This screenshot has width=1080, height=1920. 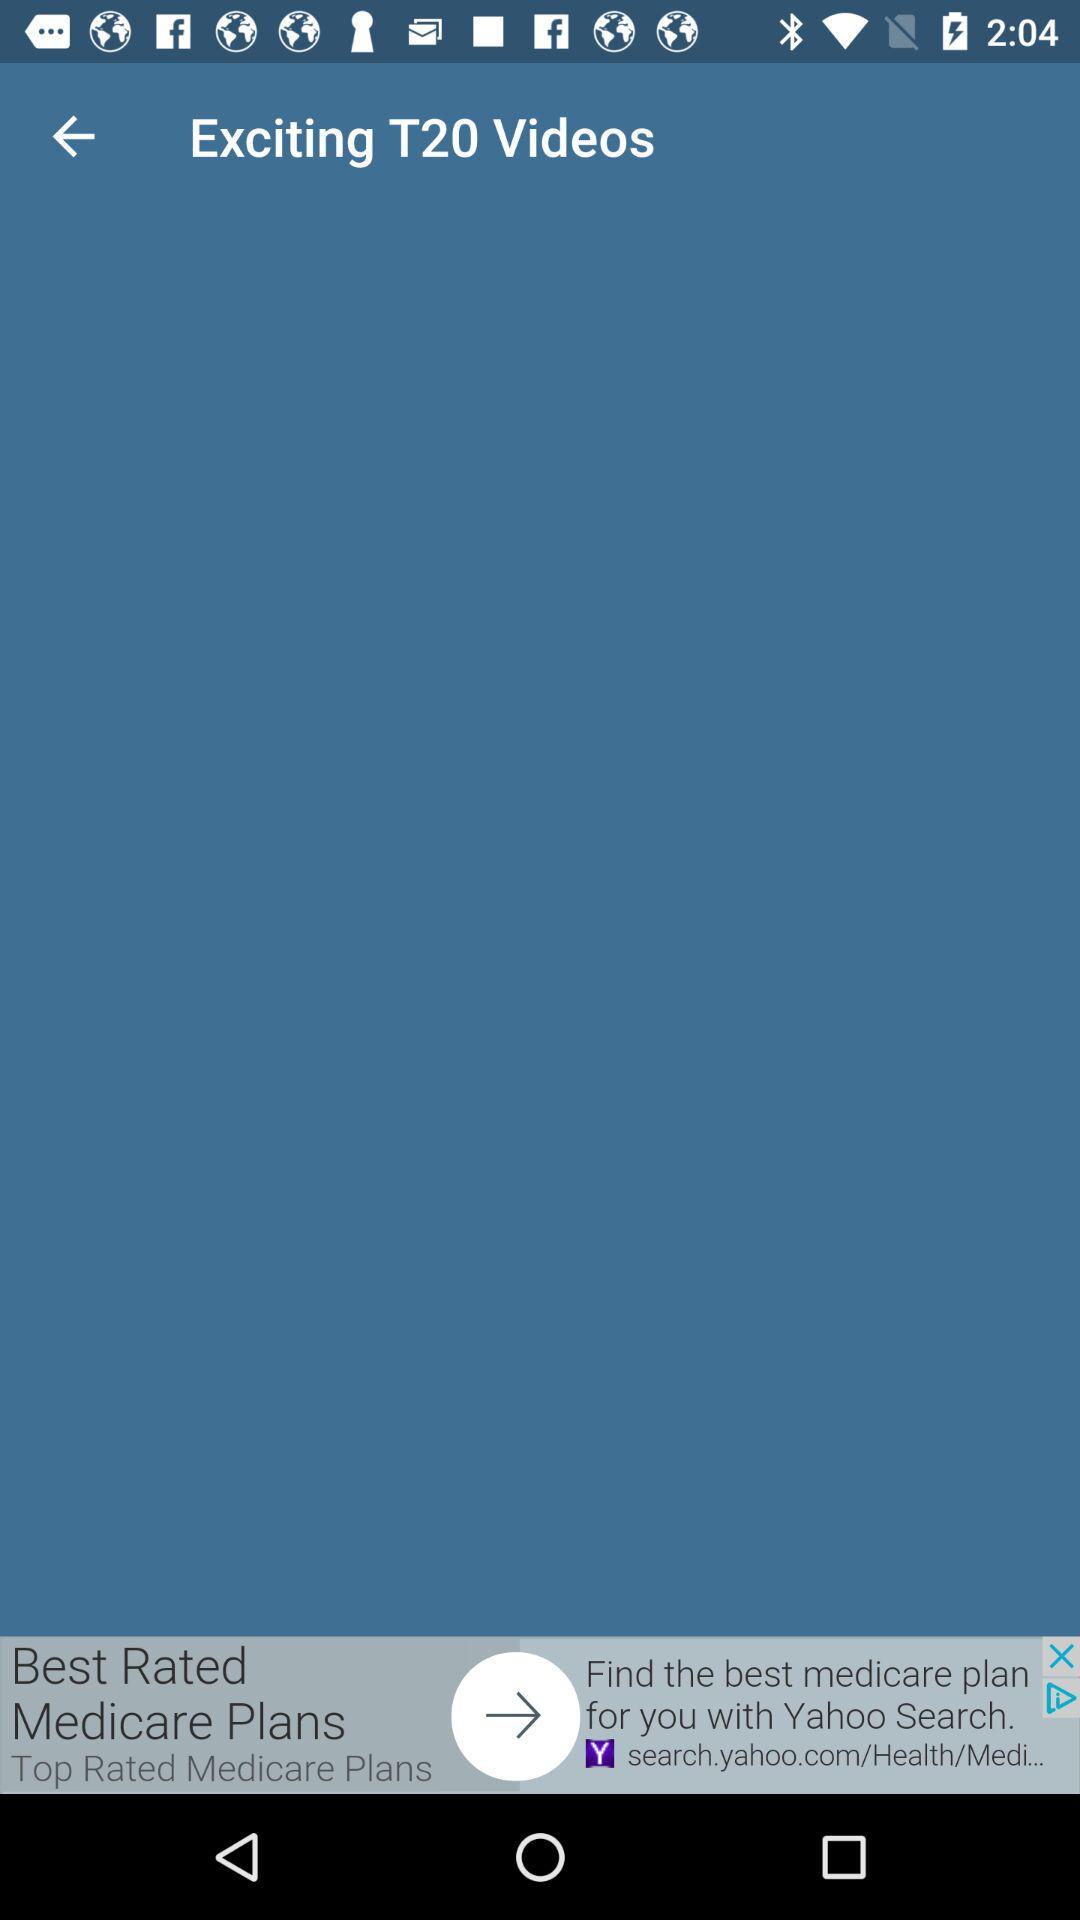 I want to click on medicare plans on search.yahoo.com, so click(x=540, y=1714).